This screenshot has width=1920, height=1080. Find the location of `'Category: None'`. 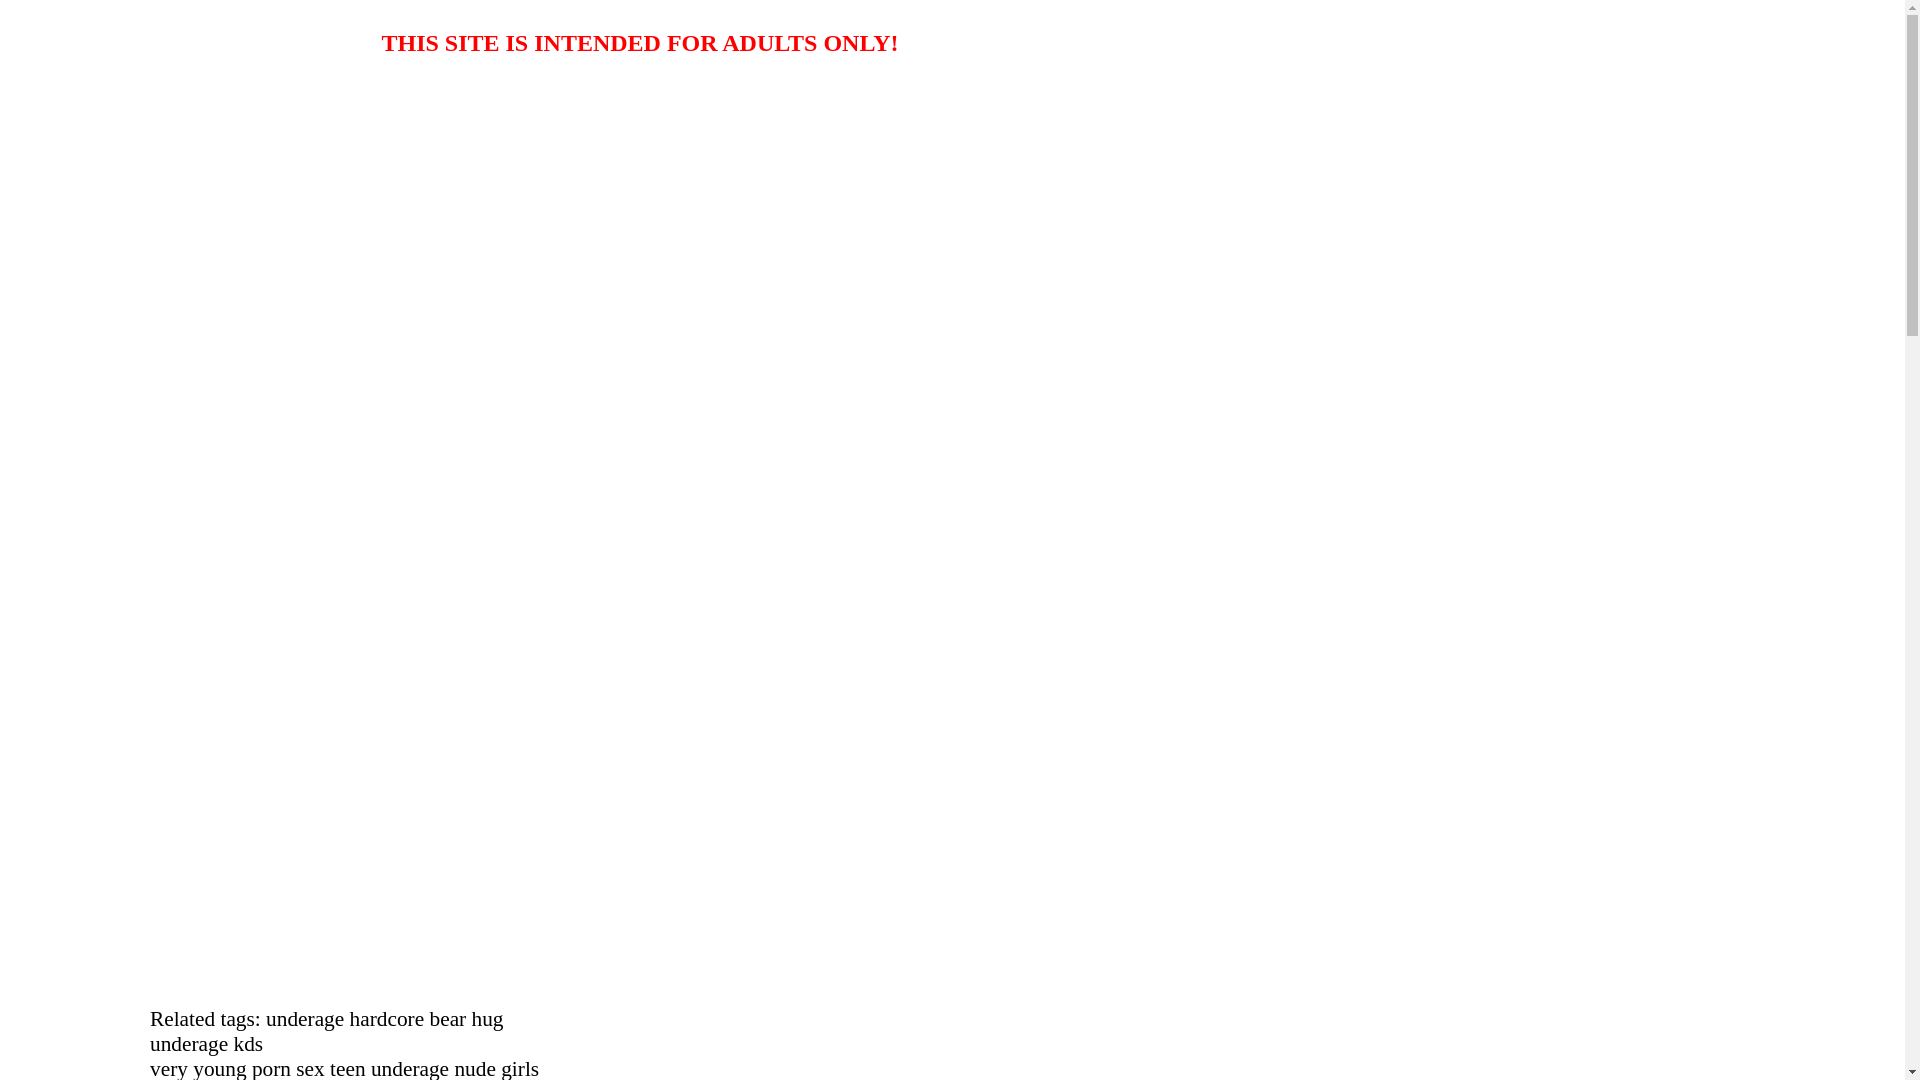

'Category: None' is located at coordinates (48, 152).